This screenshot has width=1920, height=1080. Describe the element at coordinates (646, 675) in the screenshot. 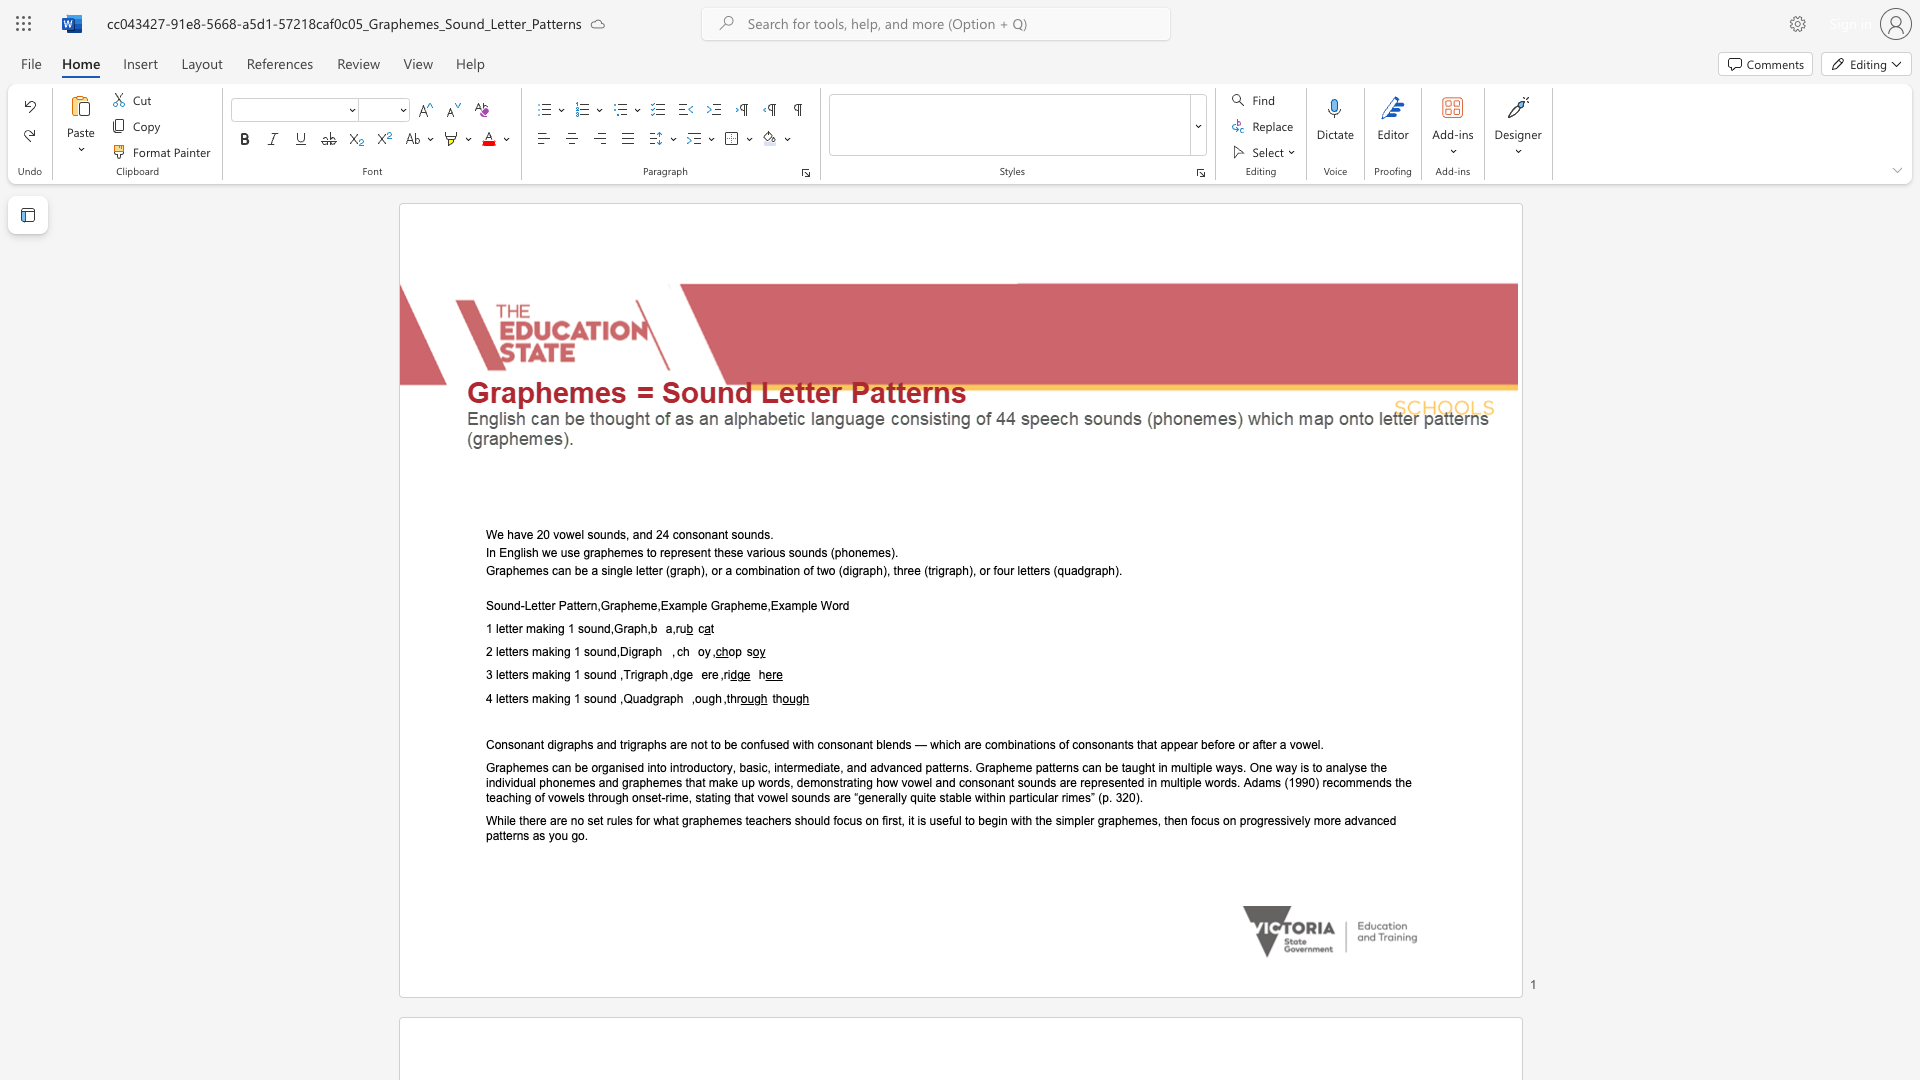

I see `the 3th character "r" in the text` at that location.